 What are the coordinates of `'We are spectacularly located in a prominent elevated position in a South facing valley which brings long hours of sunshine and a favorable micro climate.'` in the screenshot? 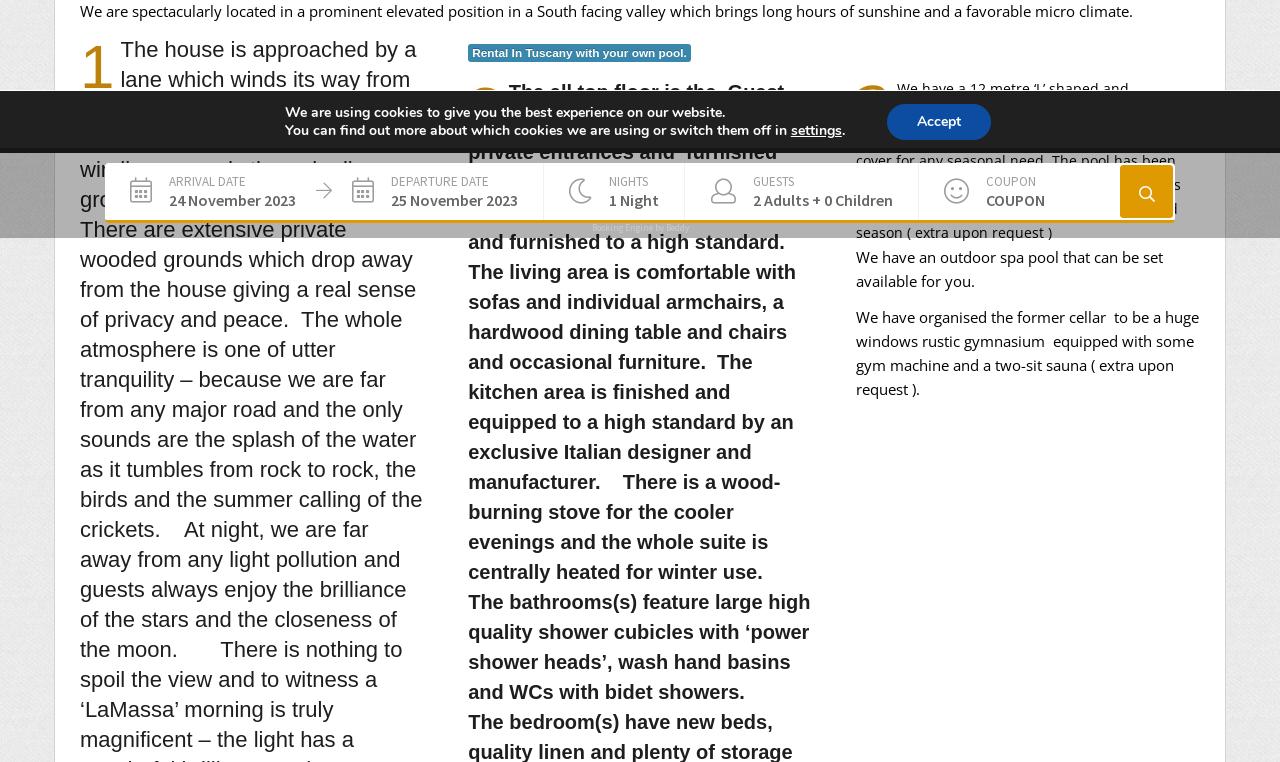 It's located at (80, 8).